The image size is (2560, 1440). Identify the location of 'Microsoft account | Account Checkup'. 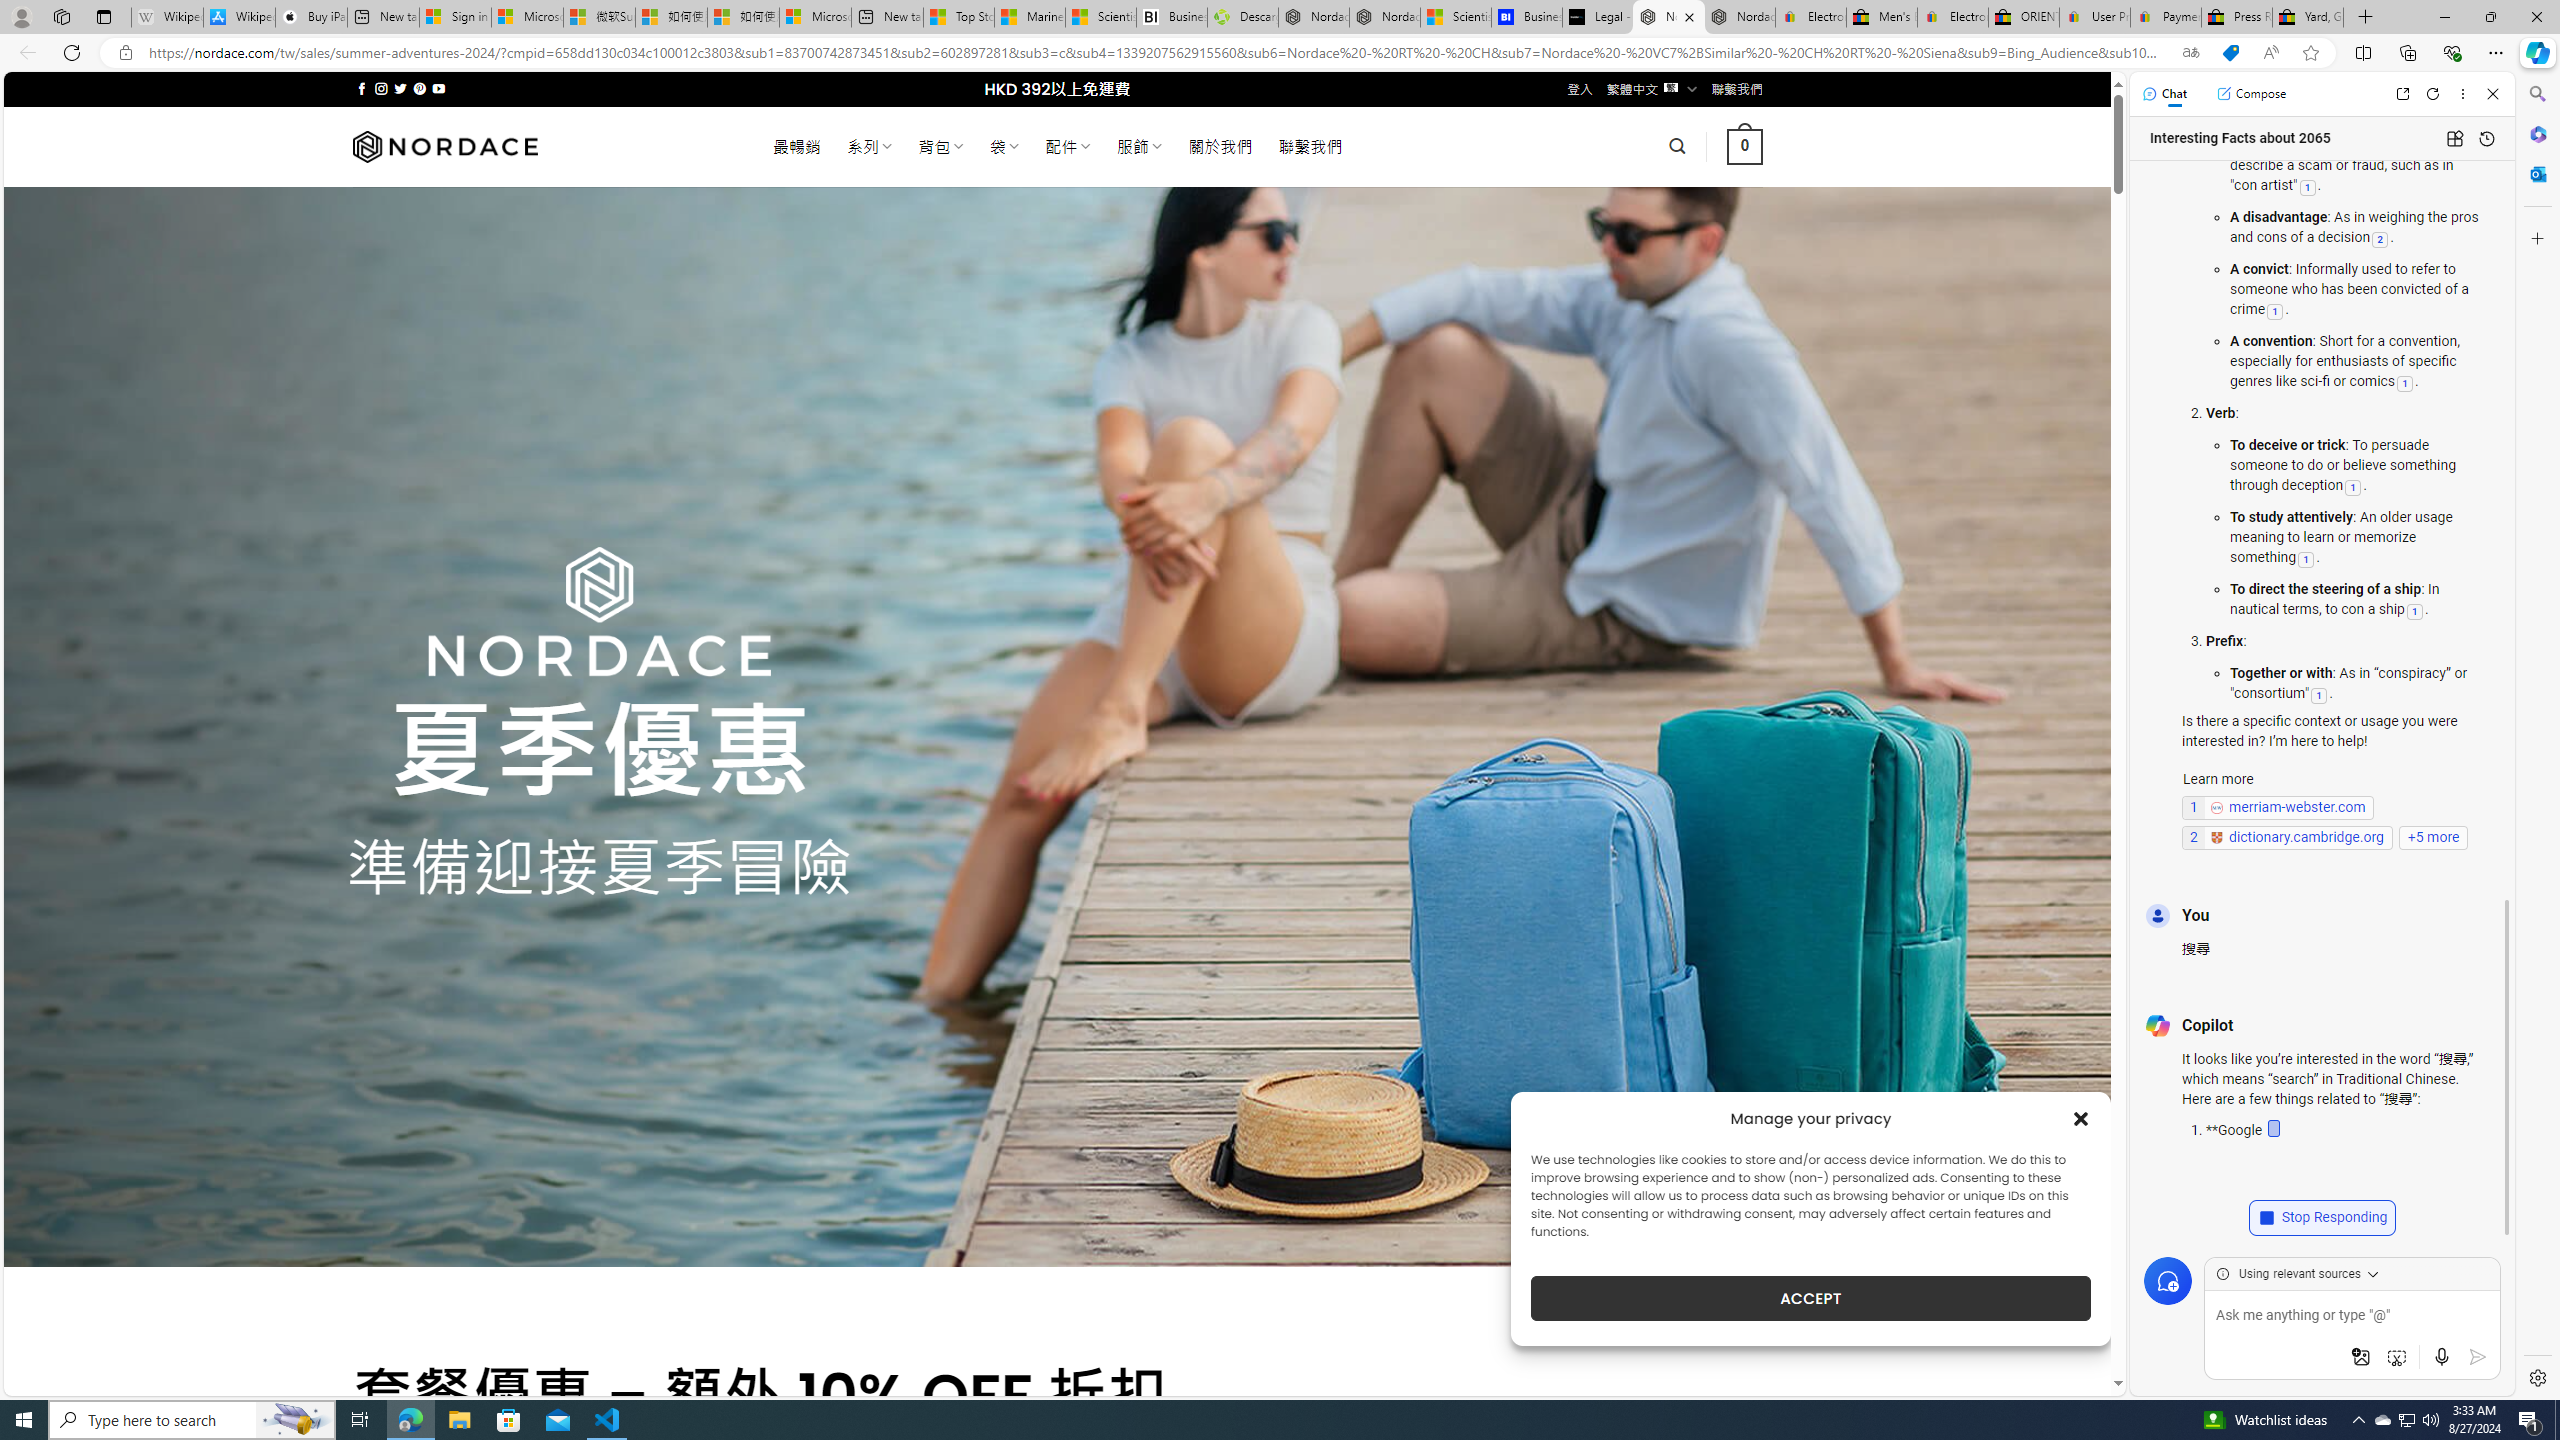
(815, 16).